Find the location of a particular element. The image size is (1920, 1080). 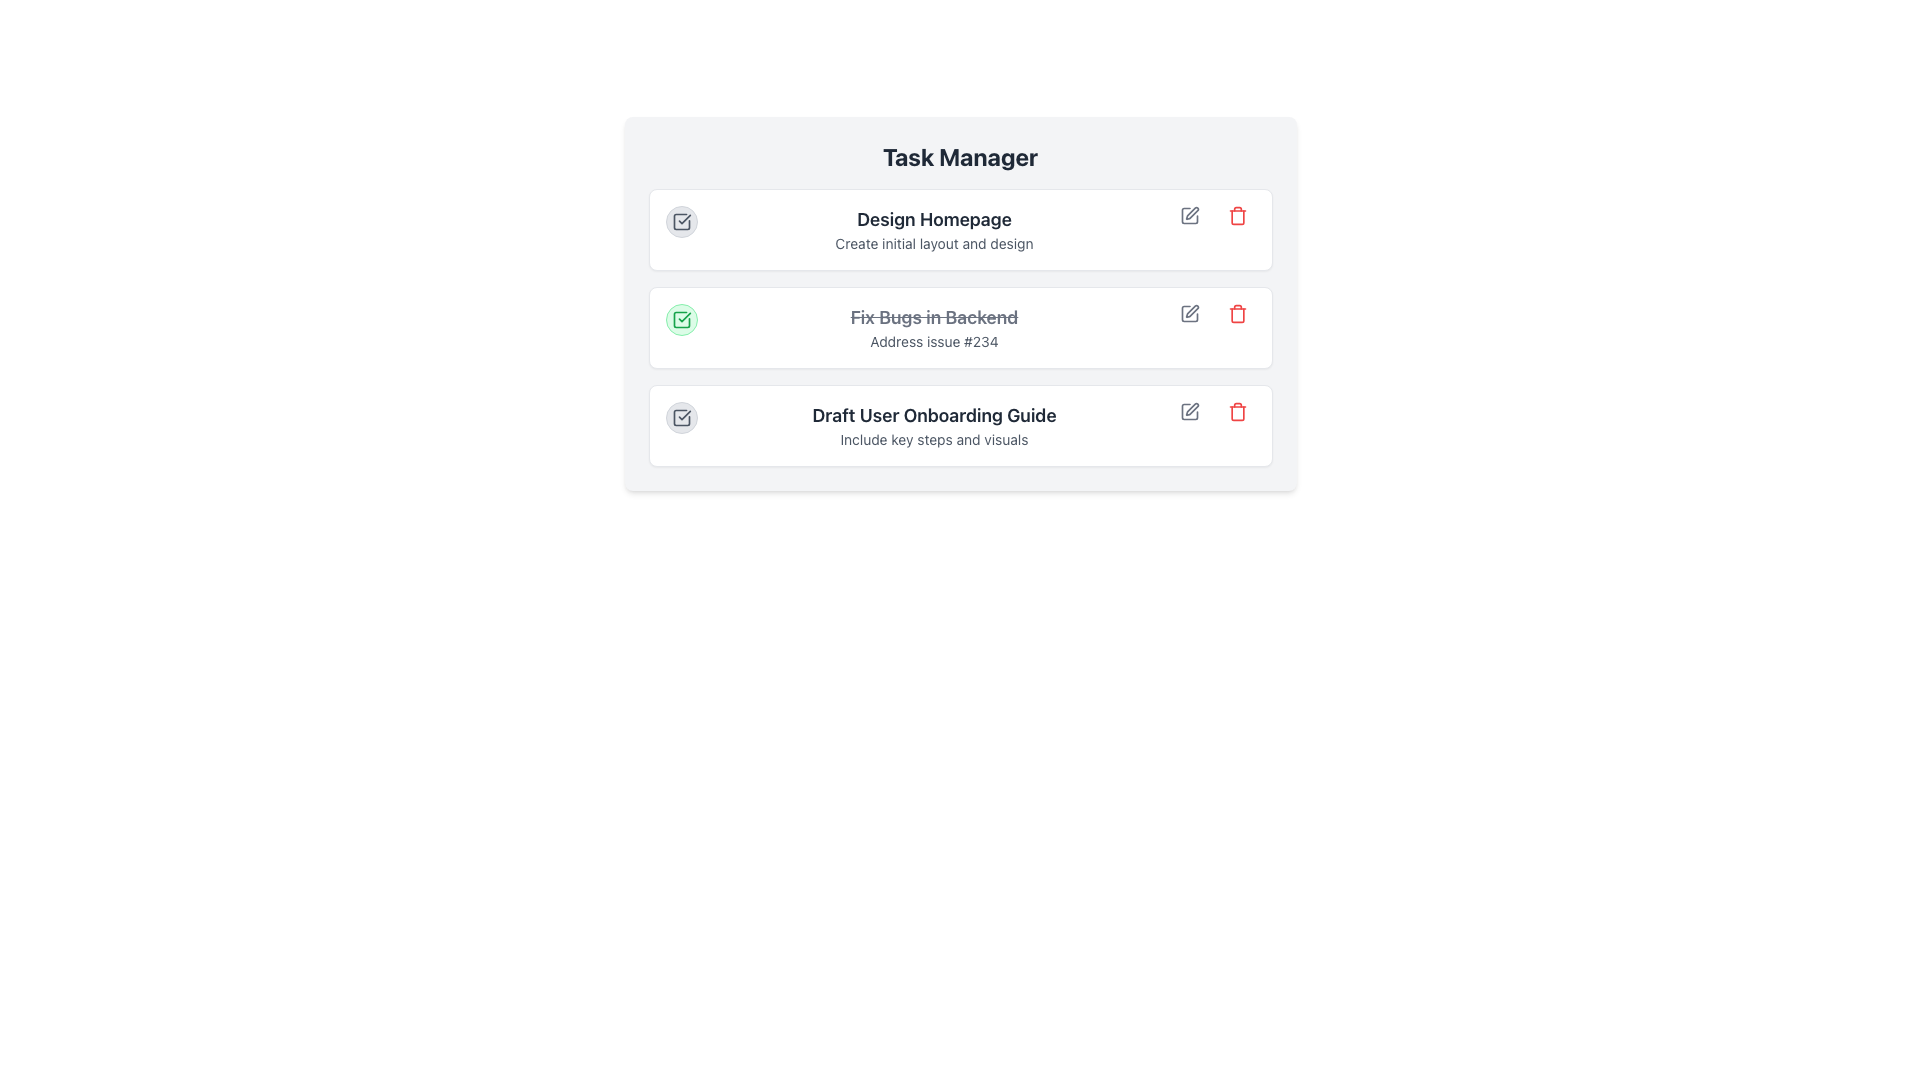

the text label element that states 'Create initial layout and design,' which is styled in grey and located beneath the 'Design Homepage' header in the task list interface is located at coordinates (933, 242).